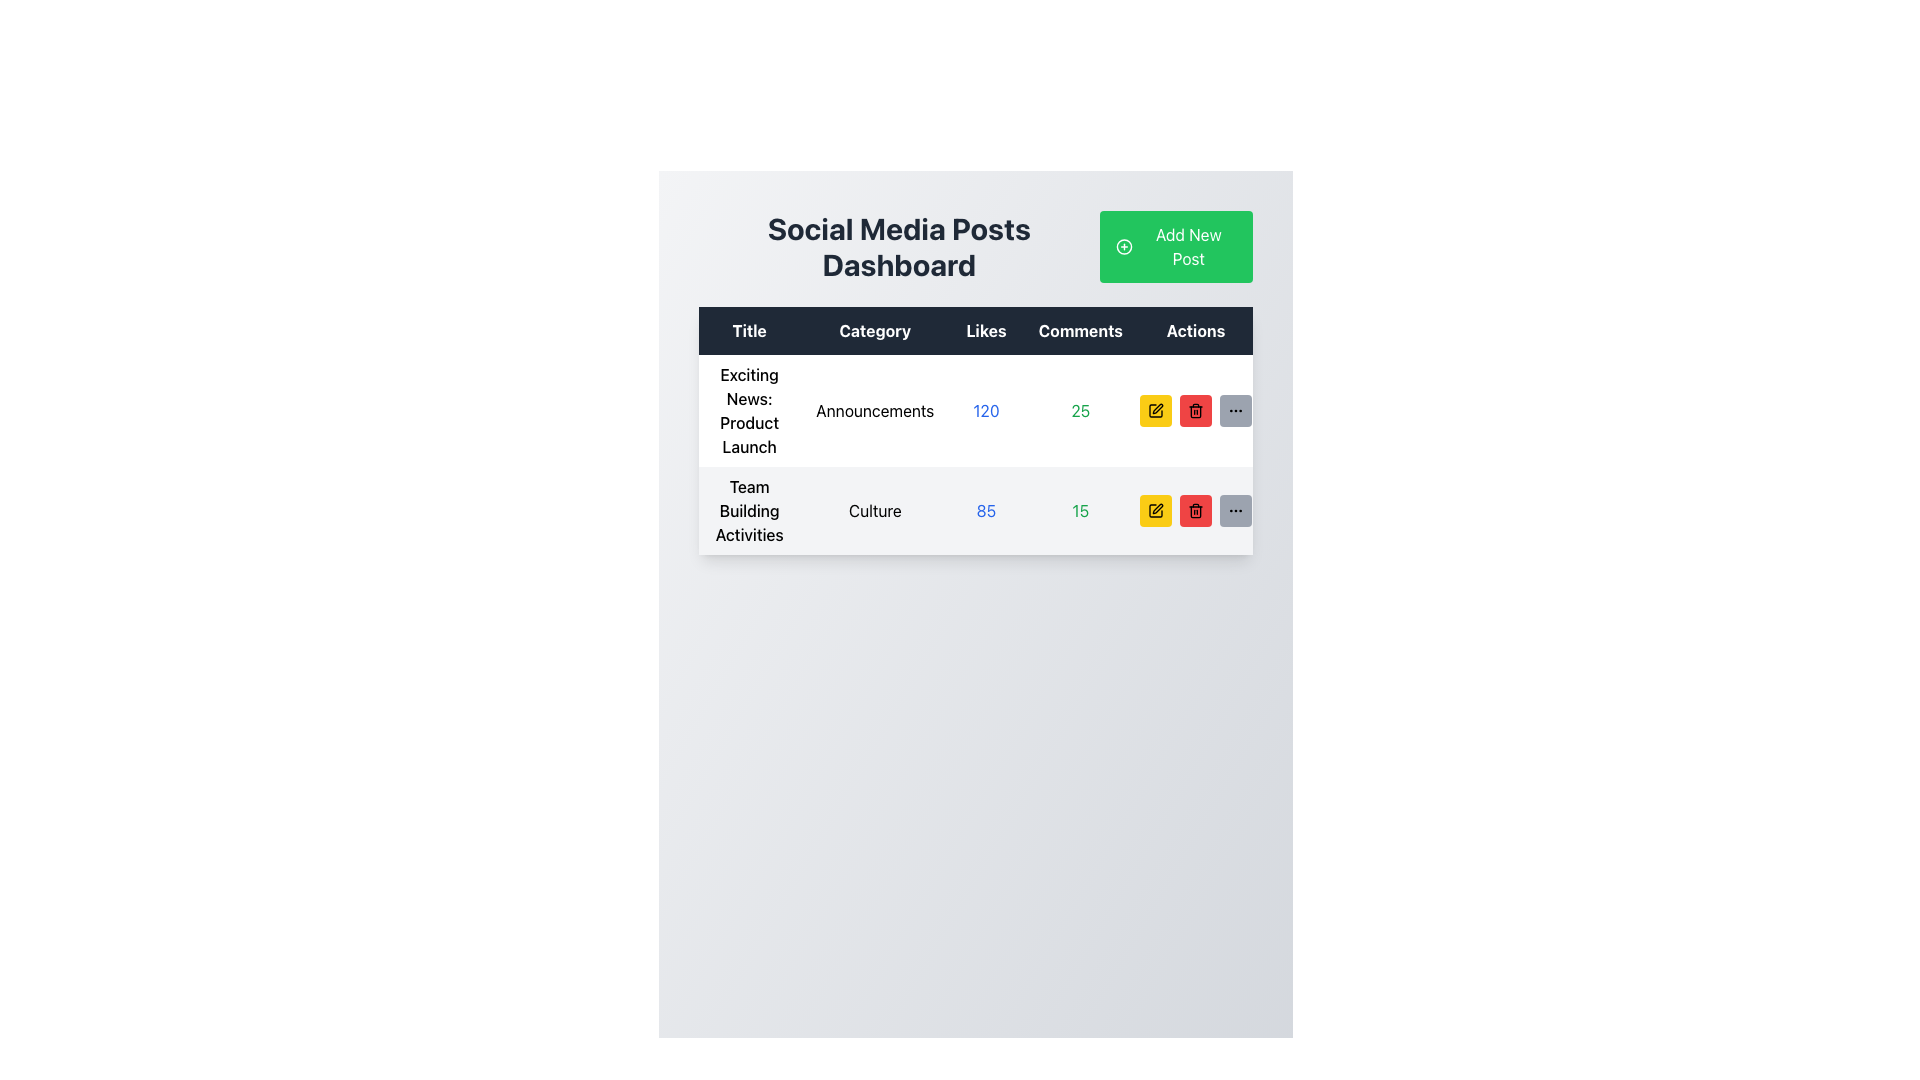 The height and width of the screenshot is (1080, 1920). I want to click on the small red trash bin icon in the Actions column of the table, so click(1195, 509).